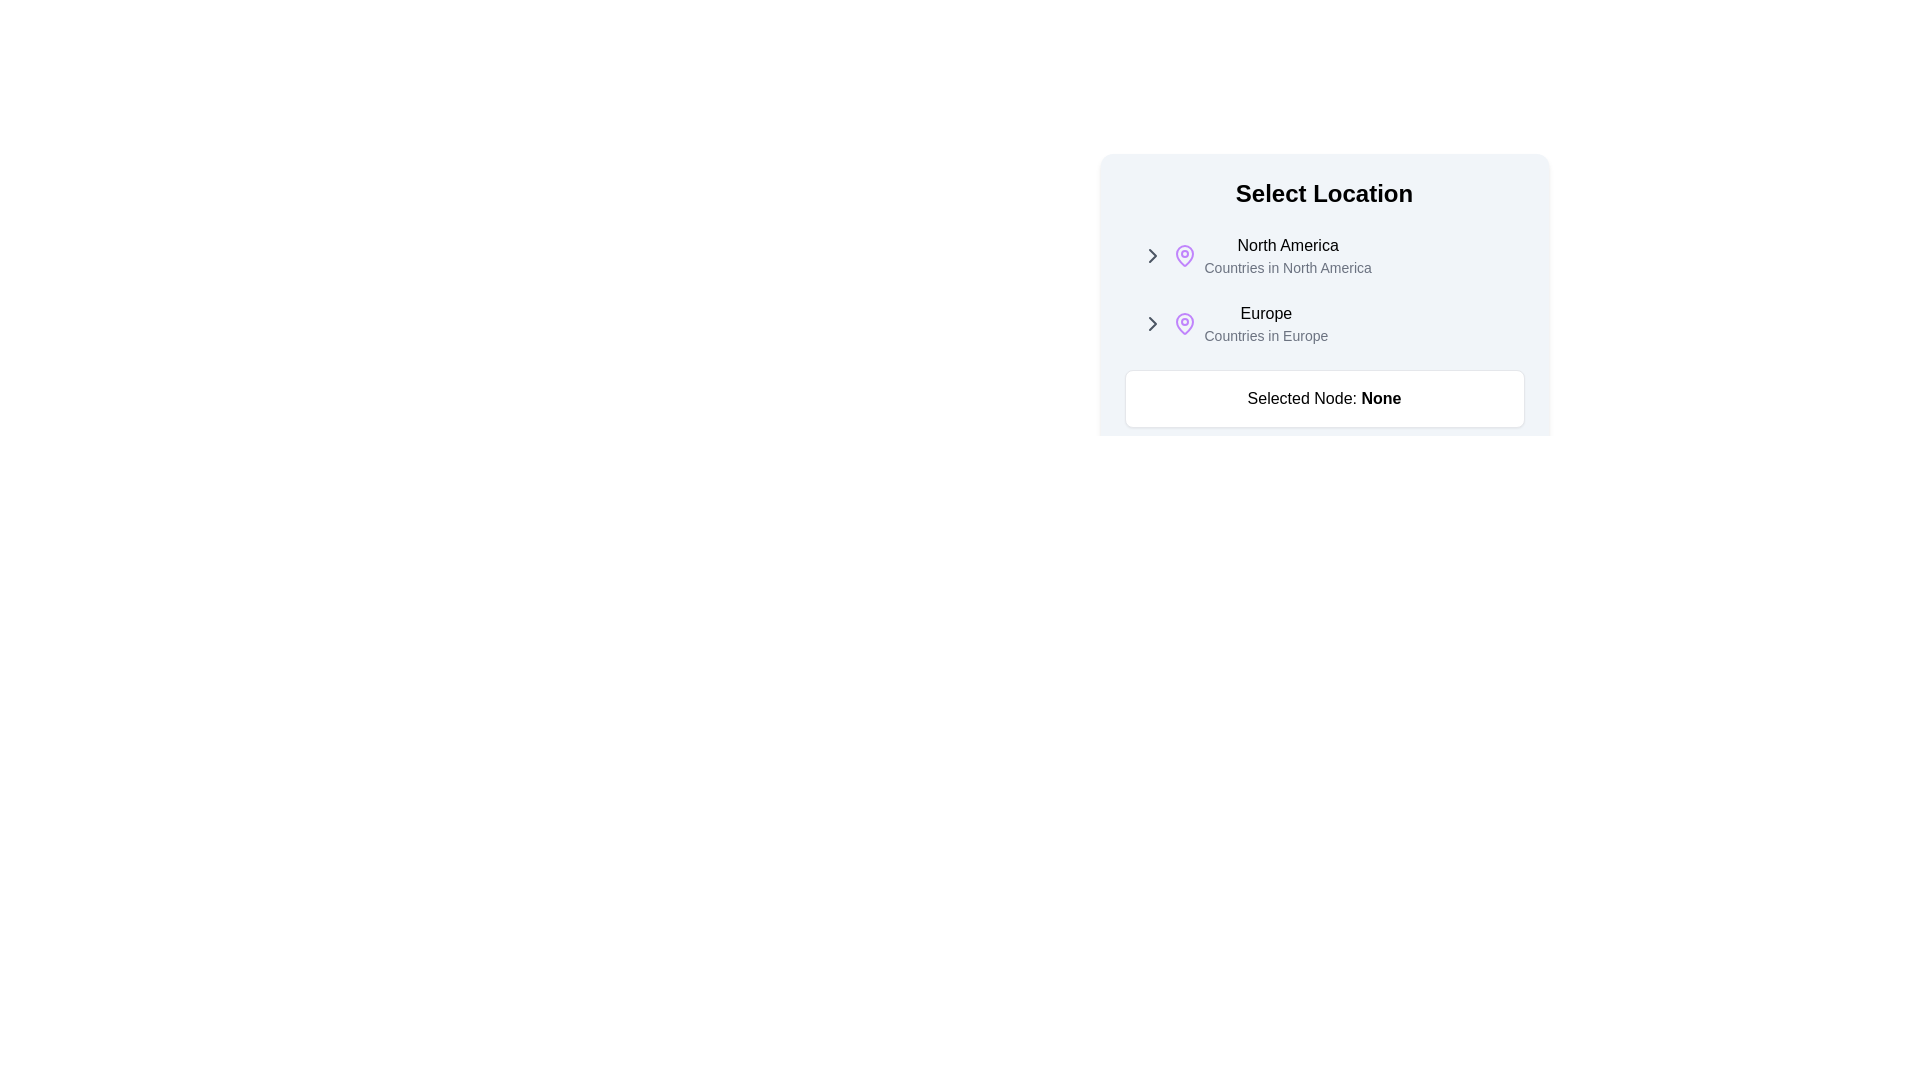  I want to click on the text block displaying 'Europe', so click(1265, 323).